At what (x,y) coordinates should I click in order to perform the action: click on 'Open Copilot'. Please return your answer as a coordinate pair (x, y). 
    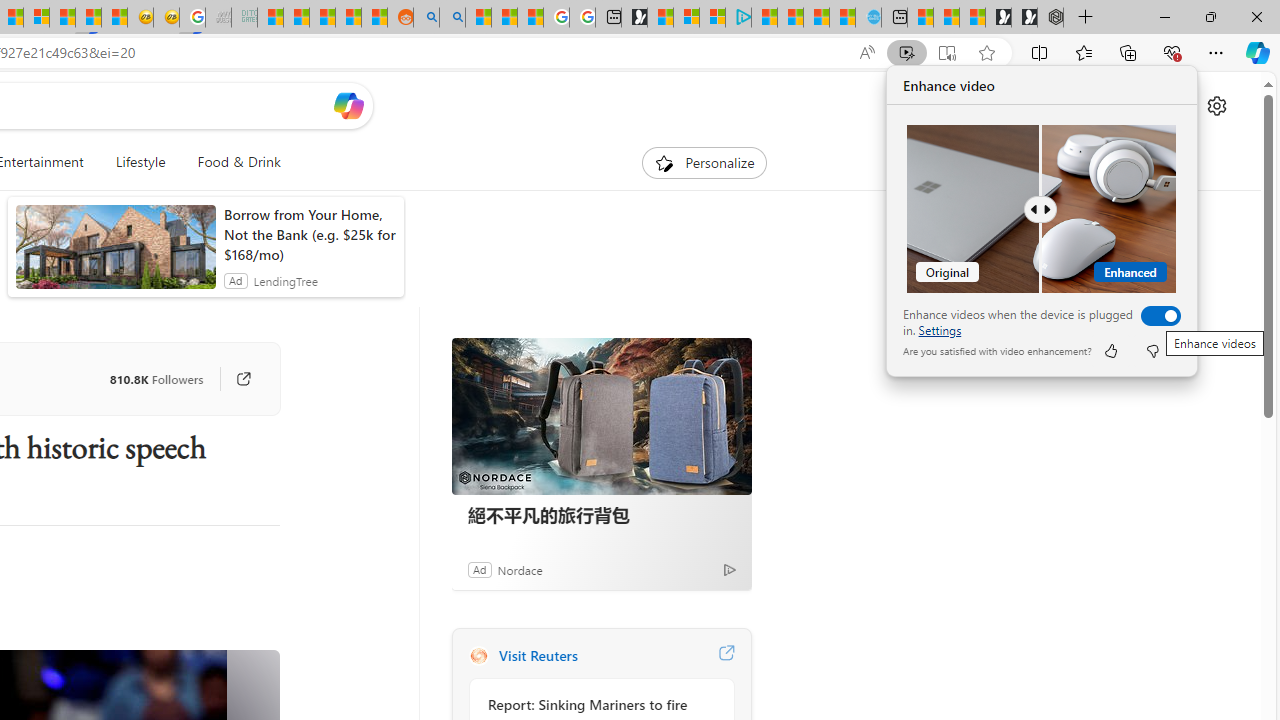
    Looking at the image, I should click on (348, 105).